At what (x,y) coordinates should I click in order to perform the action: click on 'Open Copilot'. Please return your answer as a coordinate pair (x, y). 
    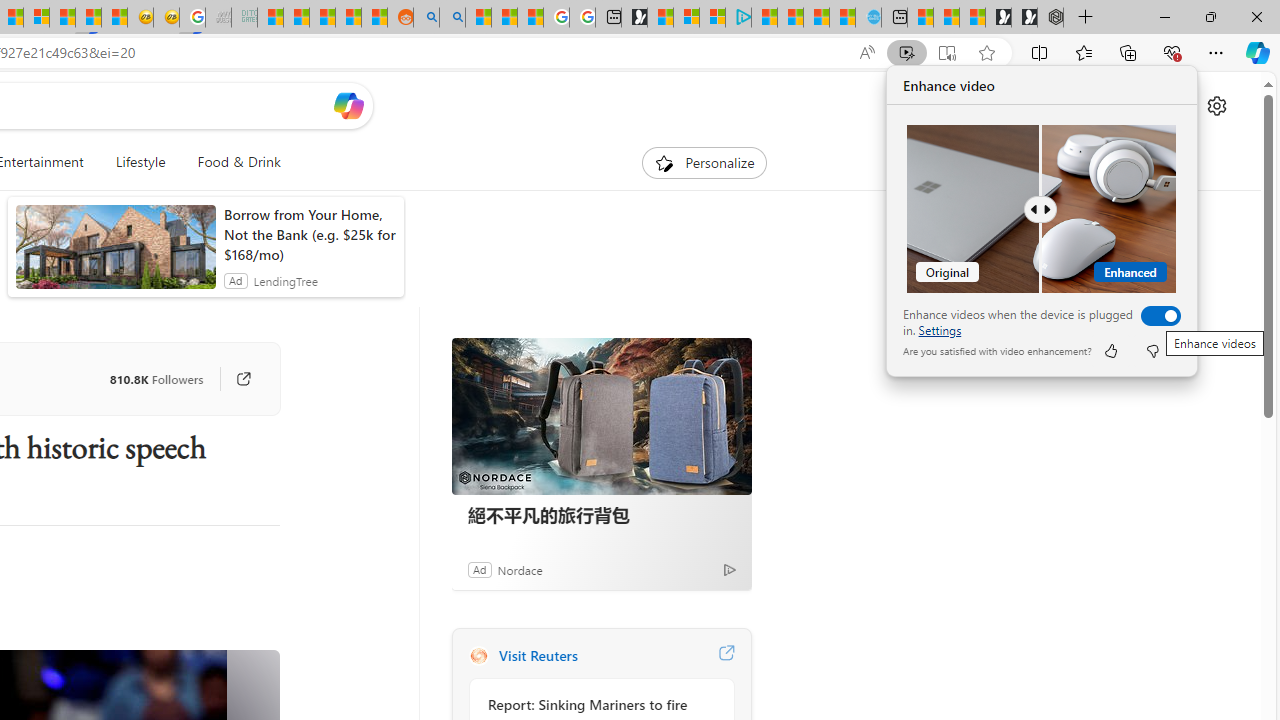
    Looking at the image, I should click on (348, 105).